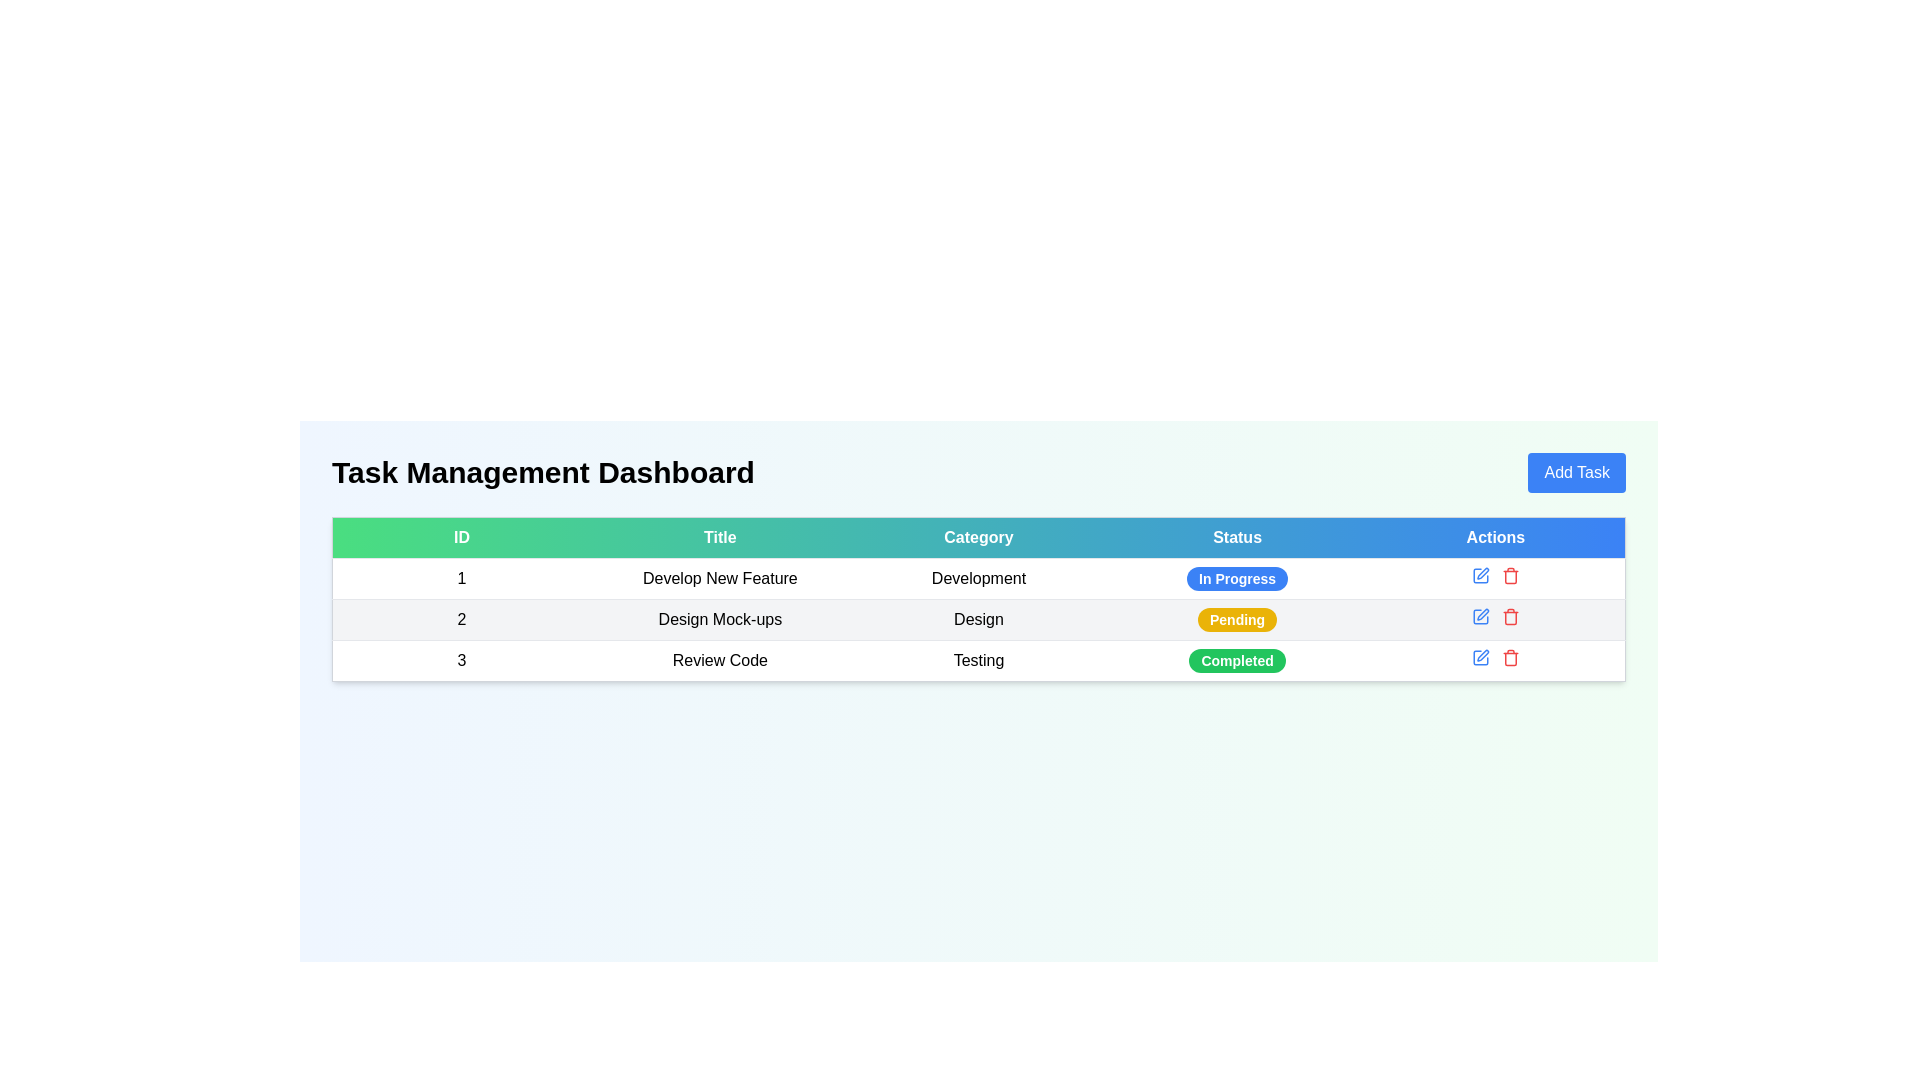 Image resolution: width=1920 pixels, height=1080 pixels. Describe the element at coordinates (720, 536) in the screenshot. I see `the 'Title' column header in the table, which is the second column header located between the 'ID' and 'Category' headers` at that location.